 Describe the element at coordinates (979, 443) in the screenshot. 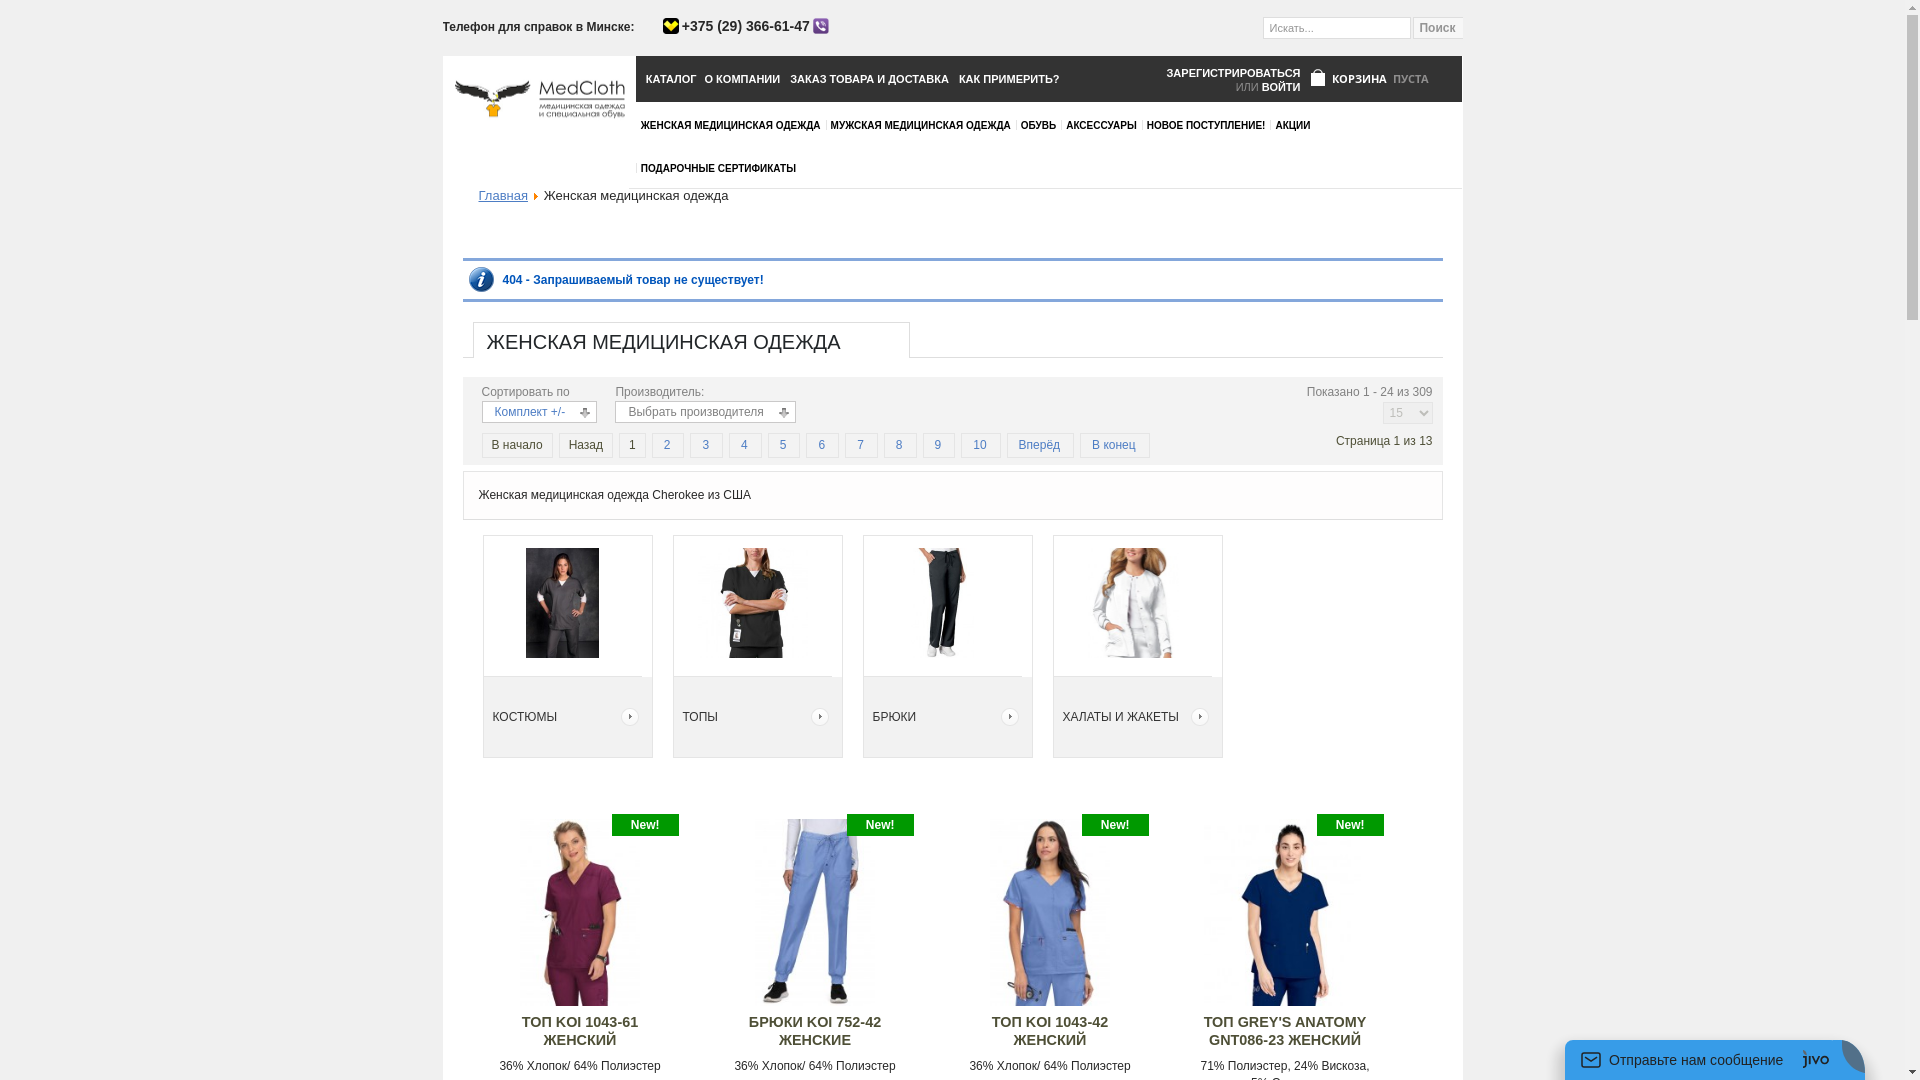

I see `'10'` at that location.